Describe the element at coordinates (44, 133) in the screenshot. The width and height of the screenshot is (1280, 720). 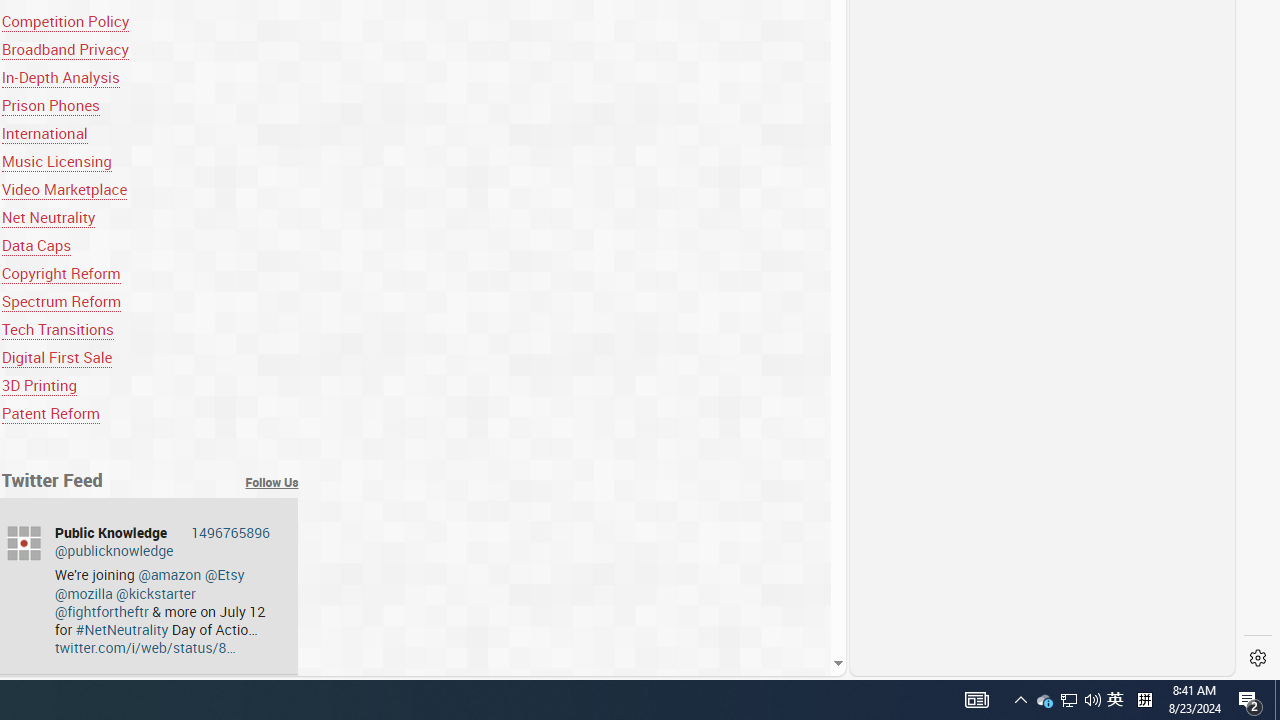
I see `'International'` at that location.